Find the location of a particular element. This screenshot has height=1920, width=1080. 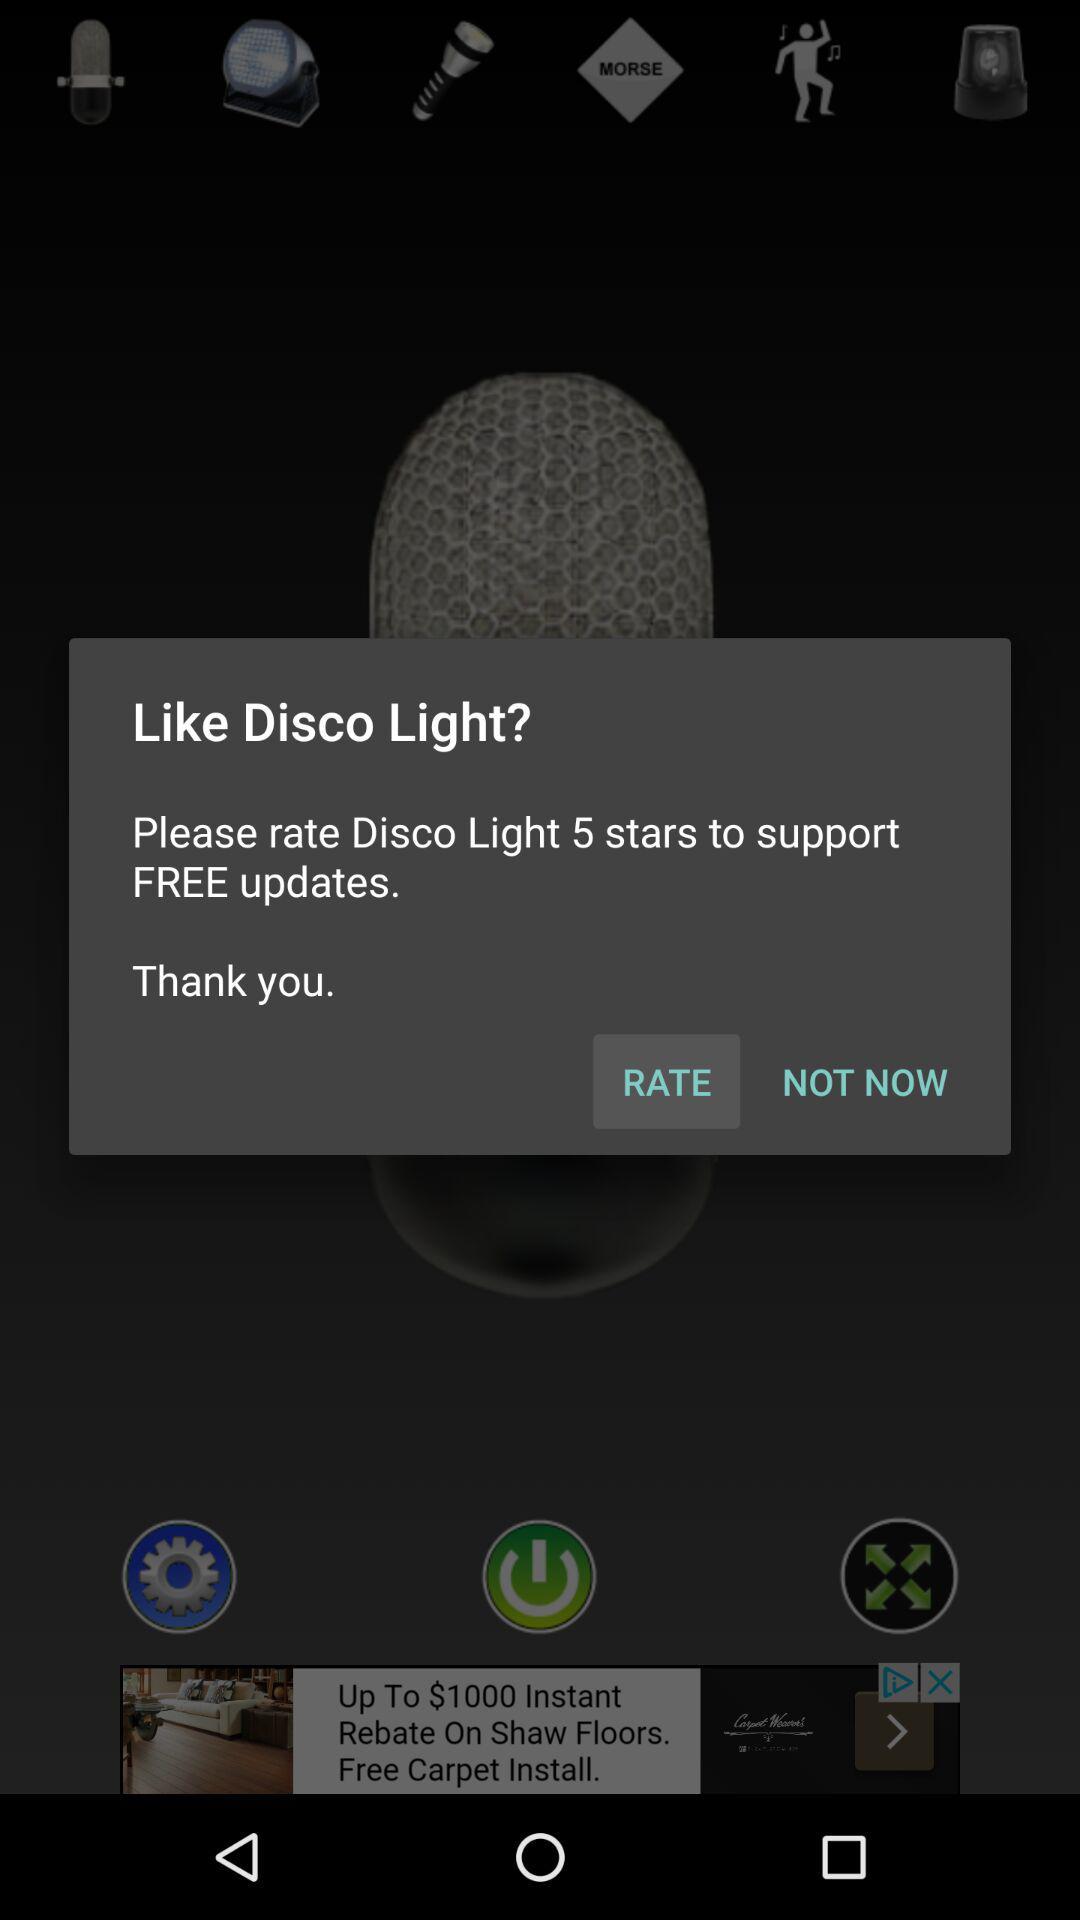

the avatar icon is located at coordinates (810, 71).